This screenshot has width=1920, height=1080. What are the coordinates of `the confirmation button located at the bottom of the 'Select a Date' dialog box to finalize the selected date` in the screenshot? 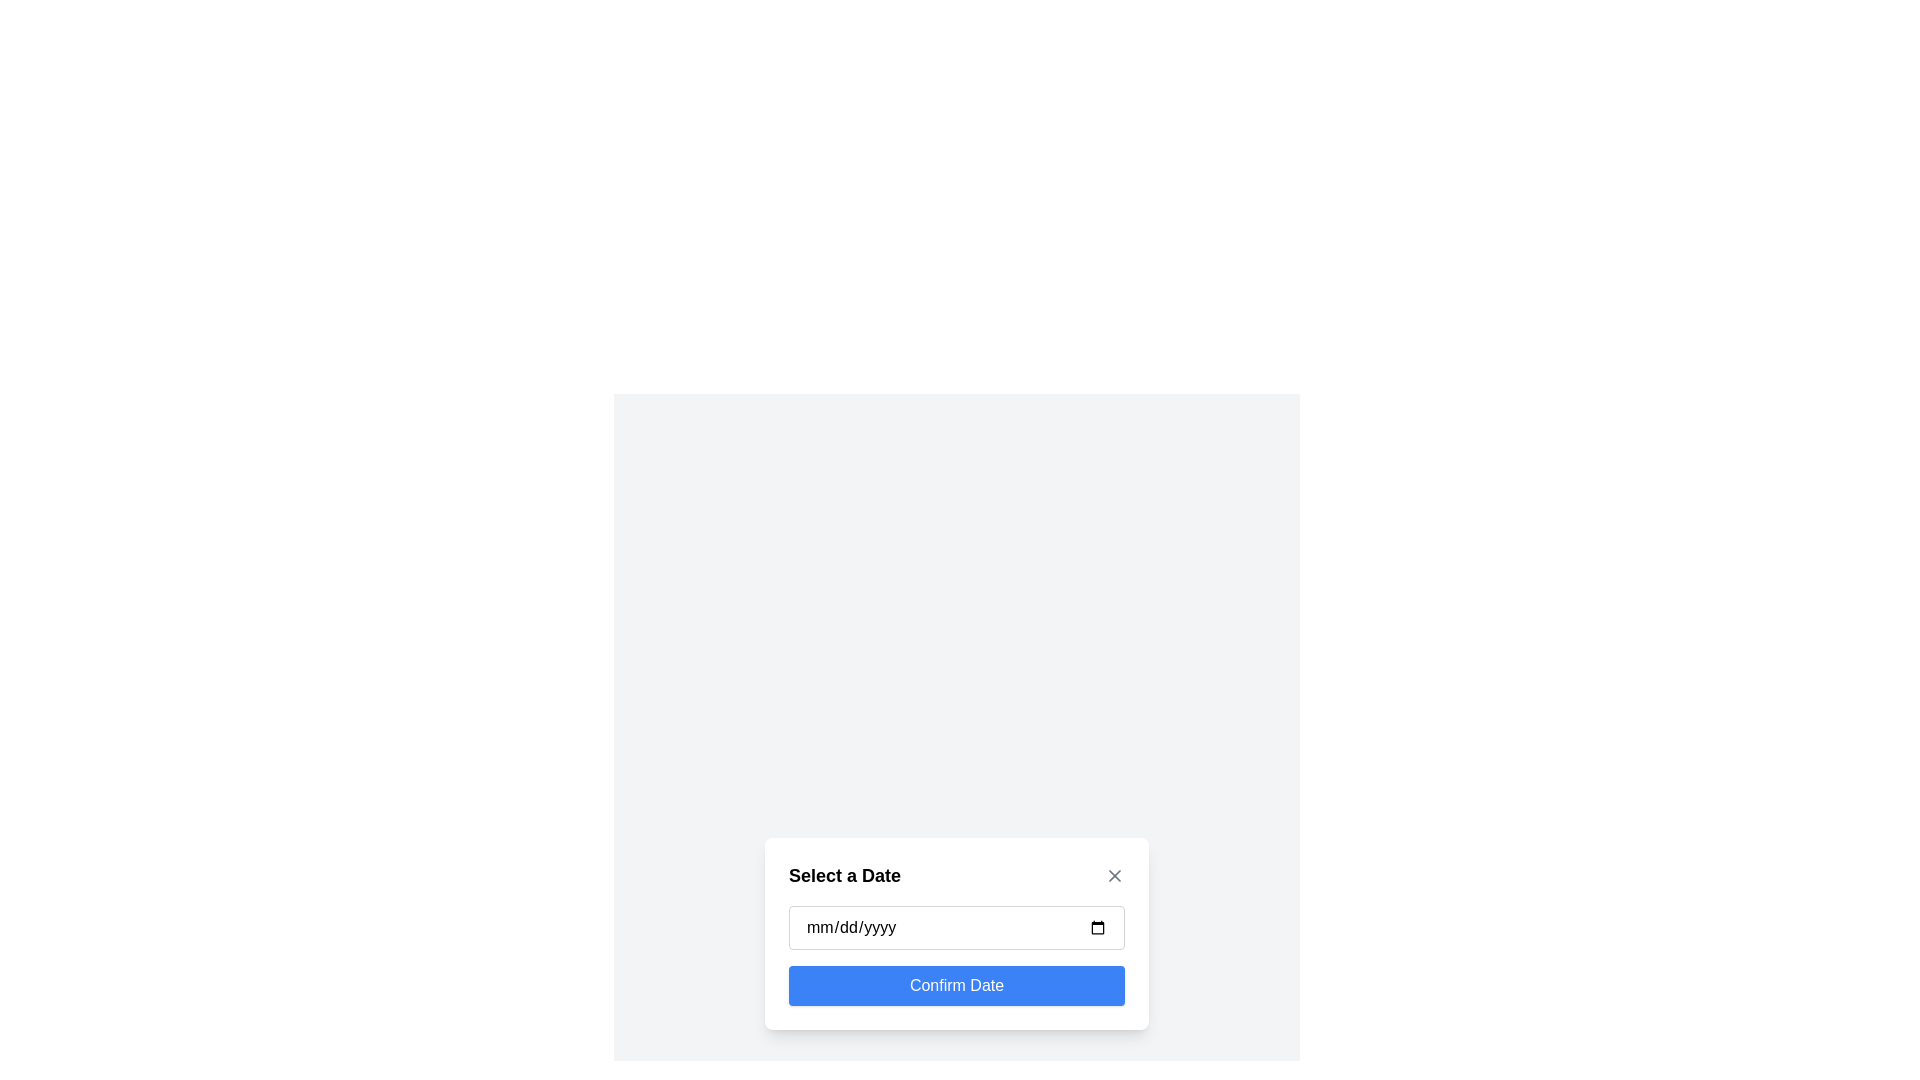 It's located at (955, 985).